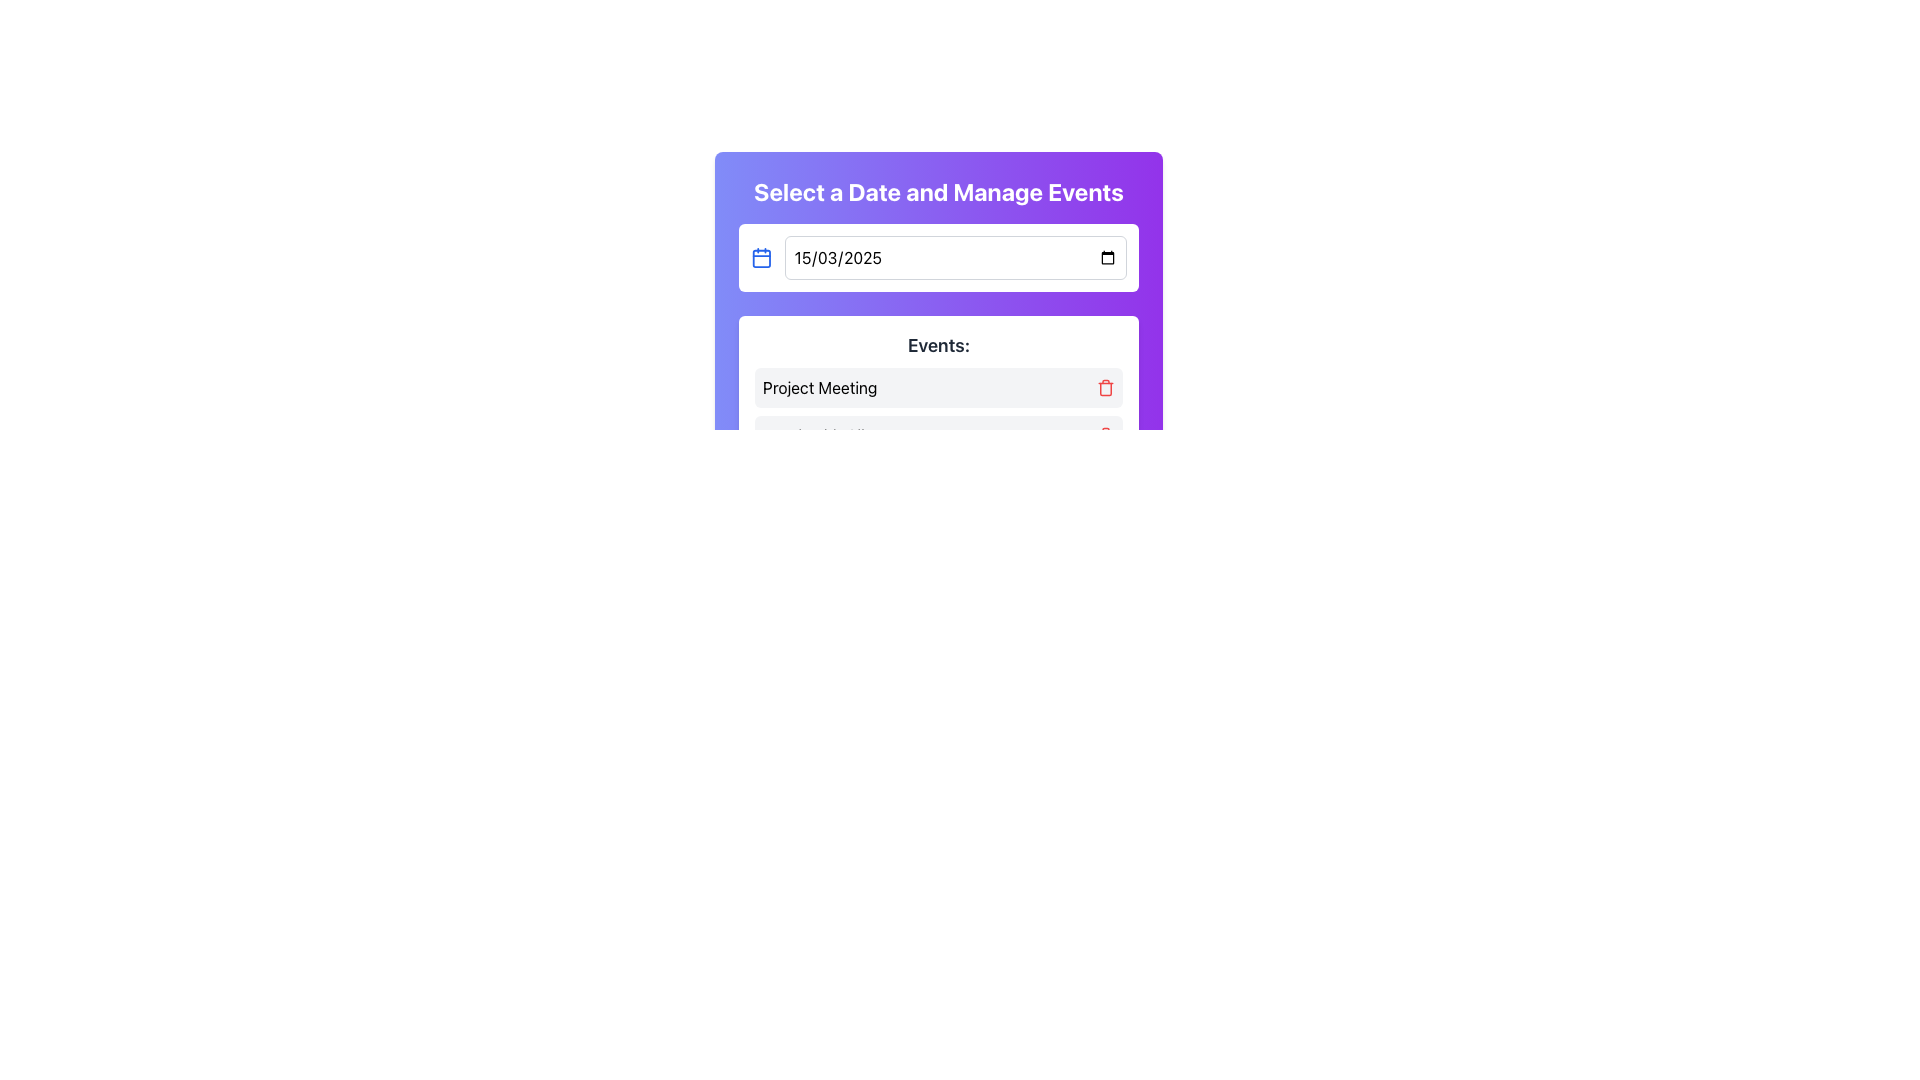 The image size is (1920, 1080). What do you see at coordinates (938, 257) in the screenshot?
I see `a date in the Date Picker Component located below the header 'Select a Date and Manage Events'` at bounding box center [938, 257].